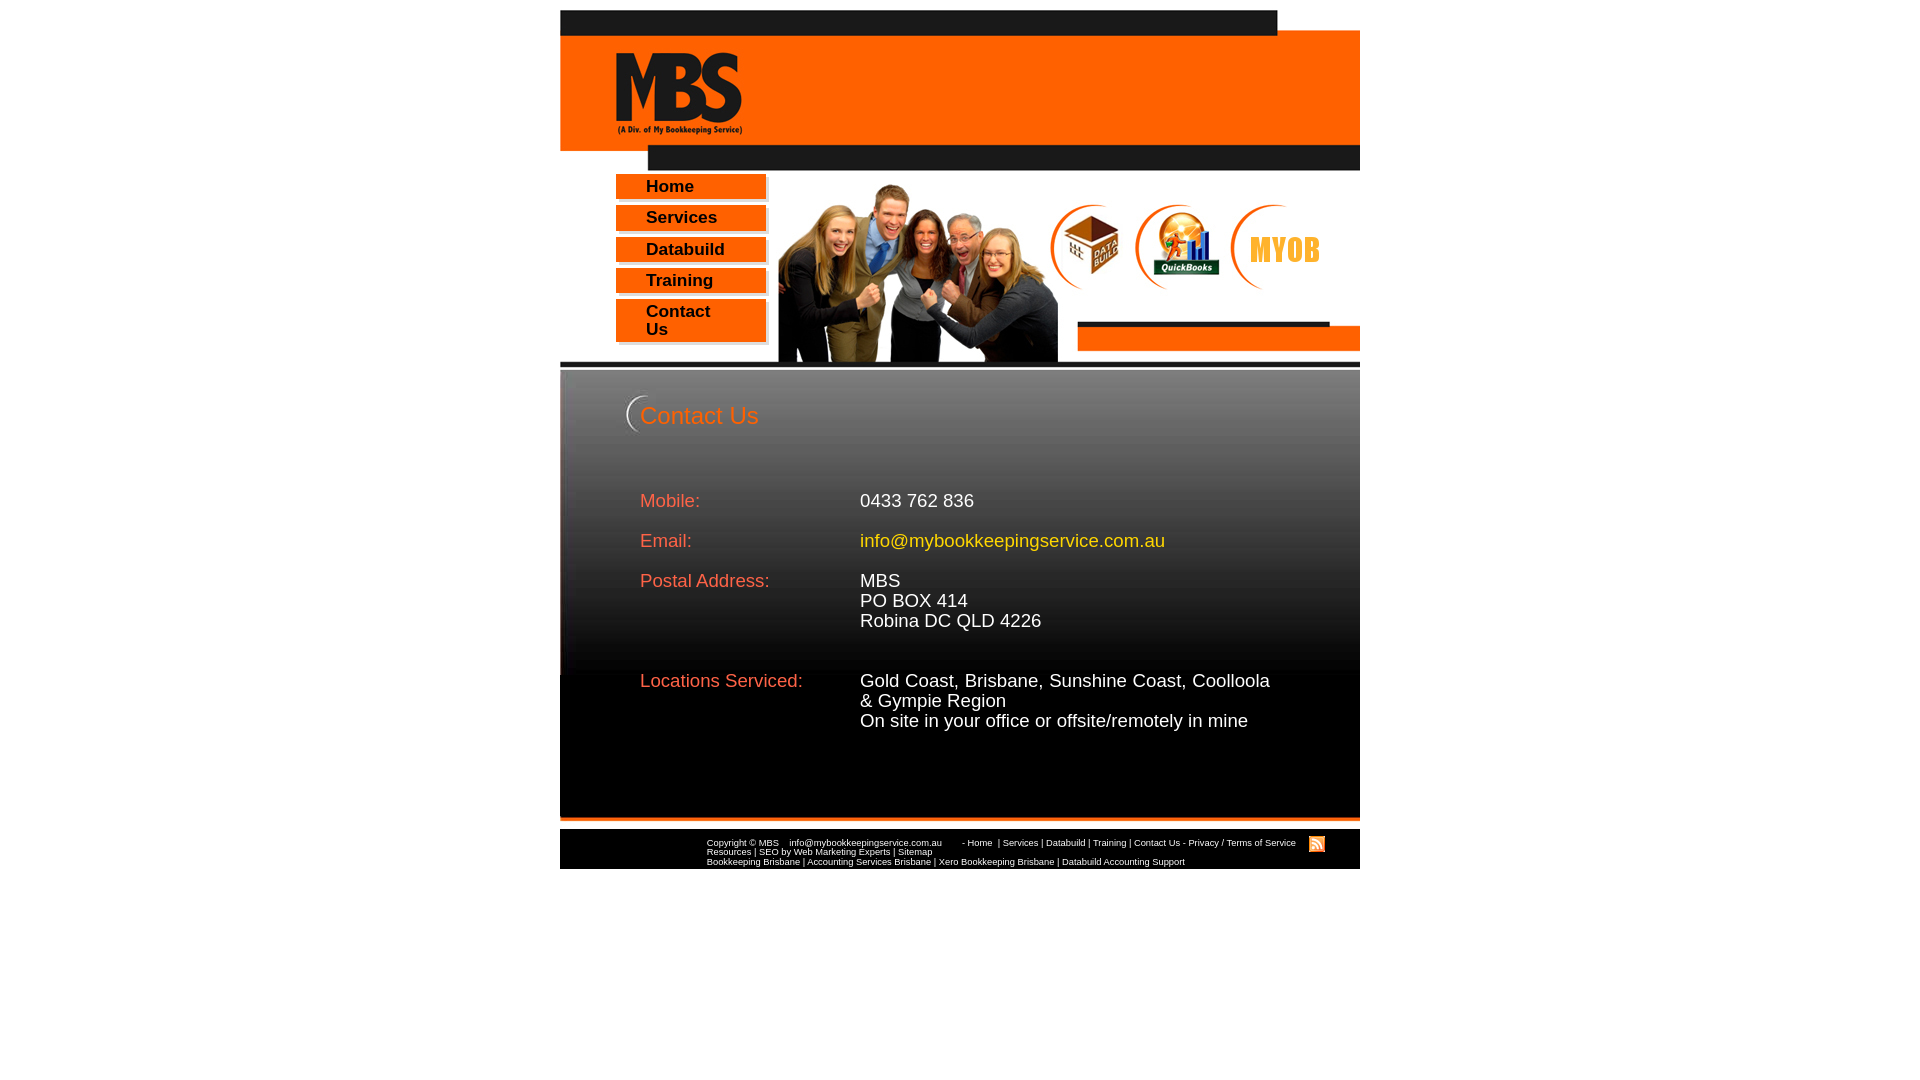 The image size is (1920, 1080). I want to click on 'Services', so click(691, 217).